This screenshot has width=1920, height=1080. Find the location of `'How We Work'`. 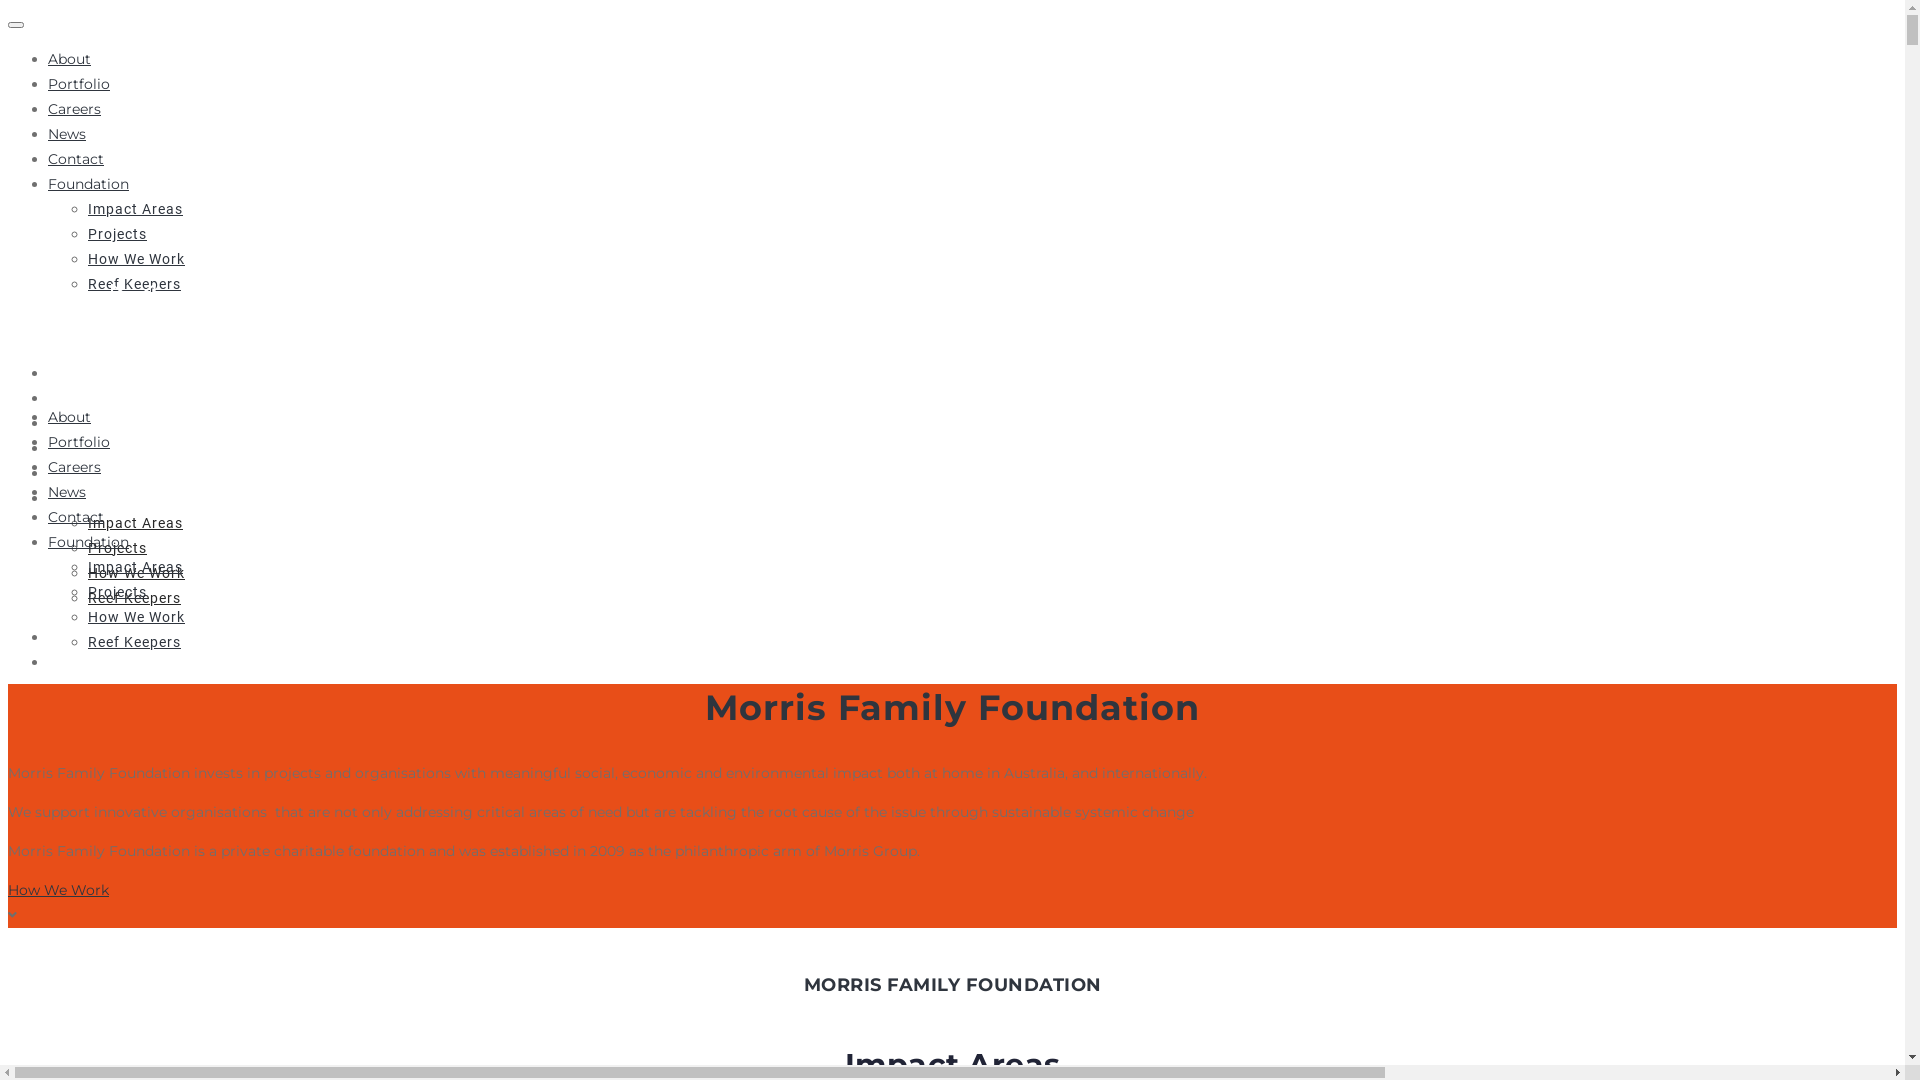

'How We Work' is located at coordinates (86, 571).